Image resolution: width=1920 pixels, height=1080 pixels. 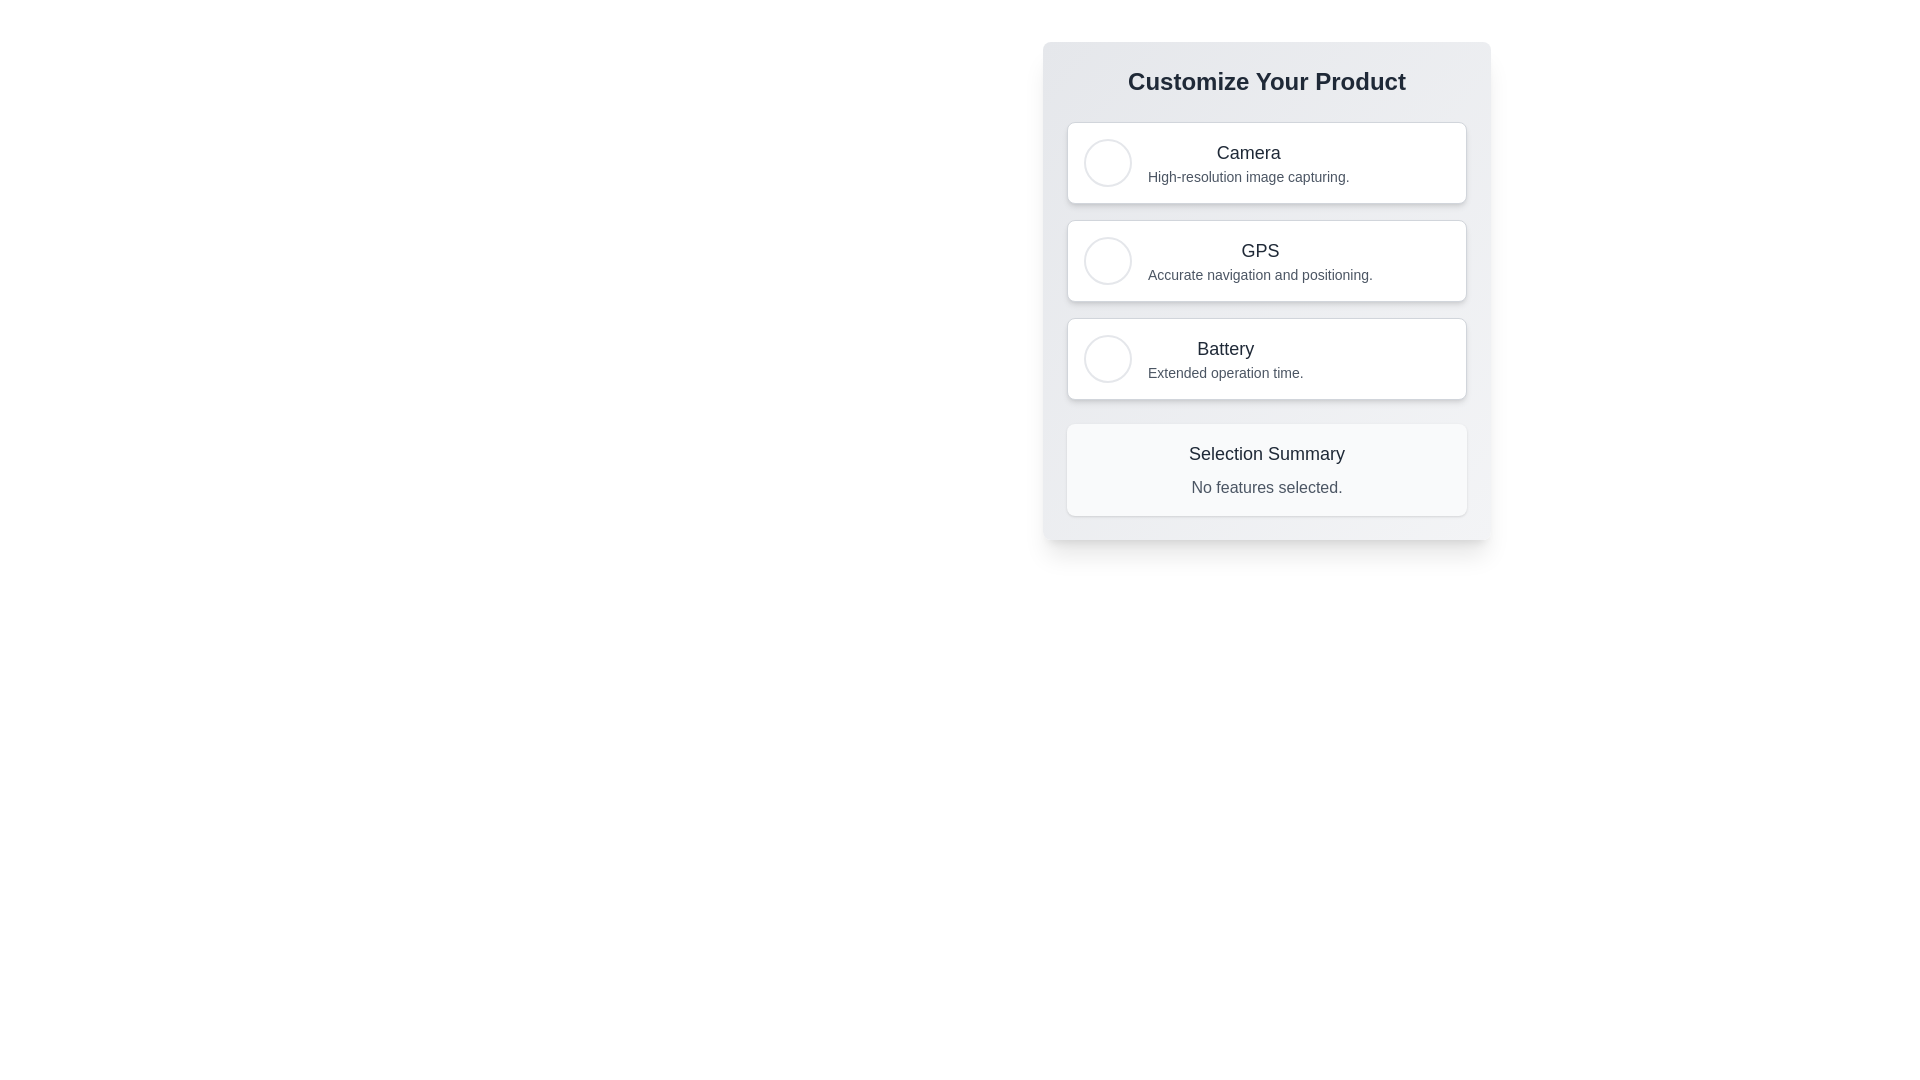 What do you see at coordinates (1247, 176) in the screenshot?
I see `the descriptive static text label located below the 'Camera' option in the vertical list of selectable options` at bounding box center [1247, 176].